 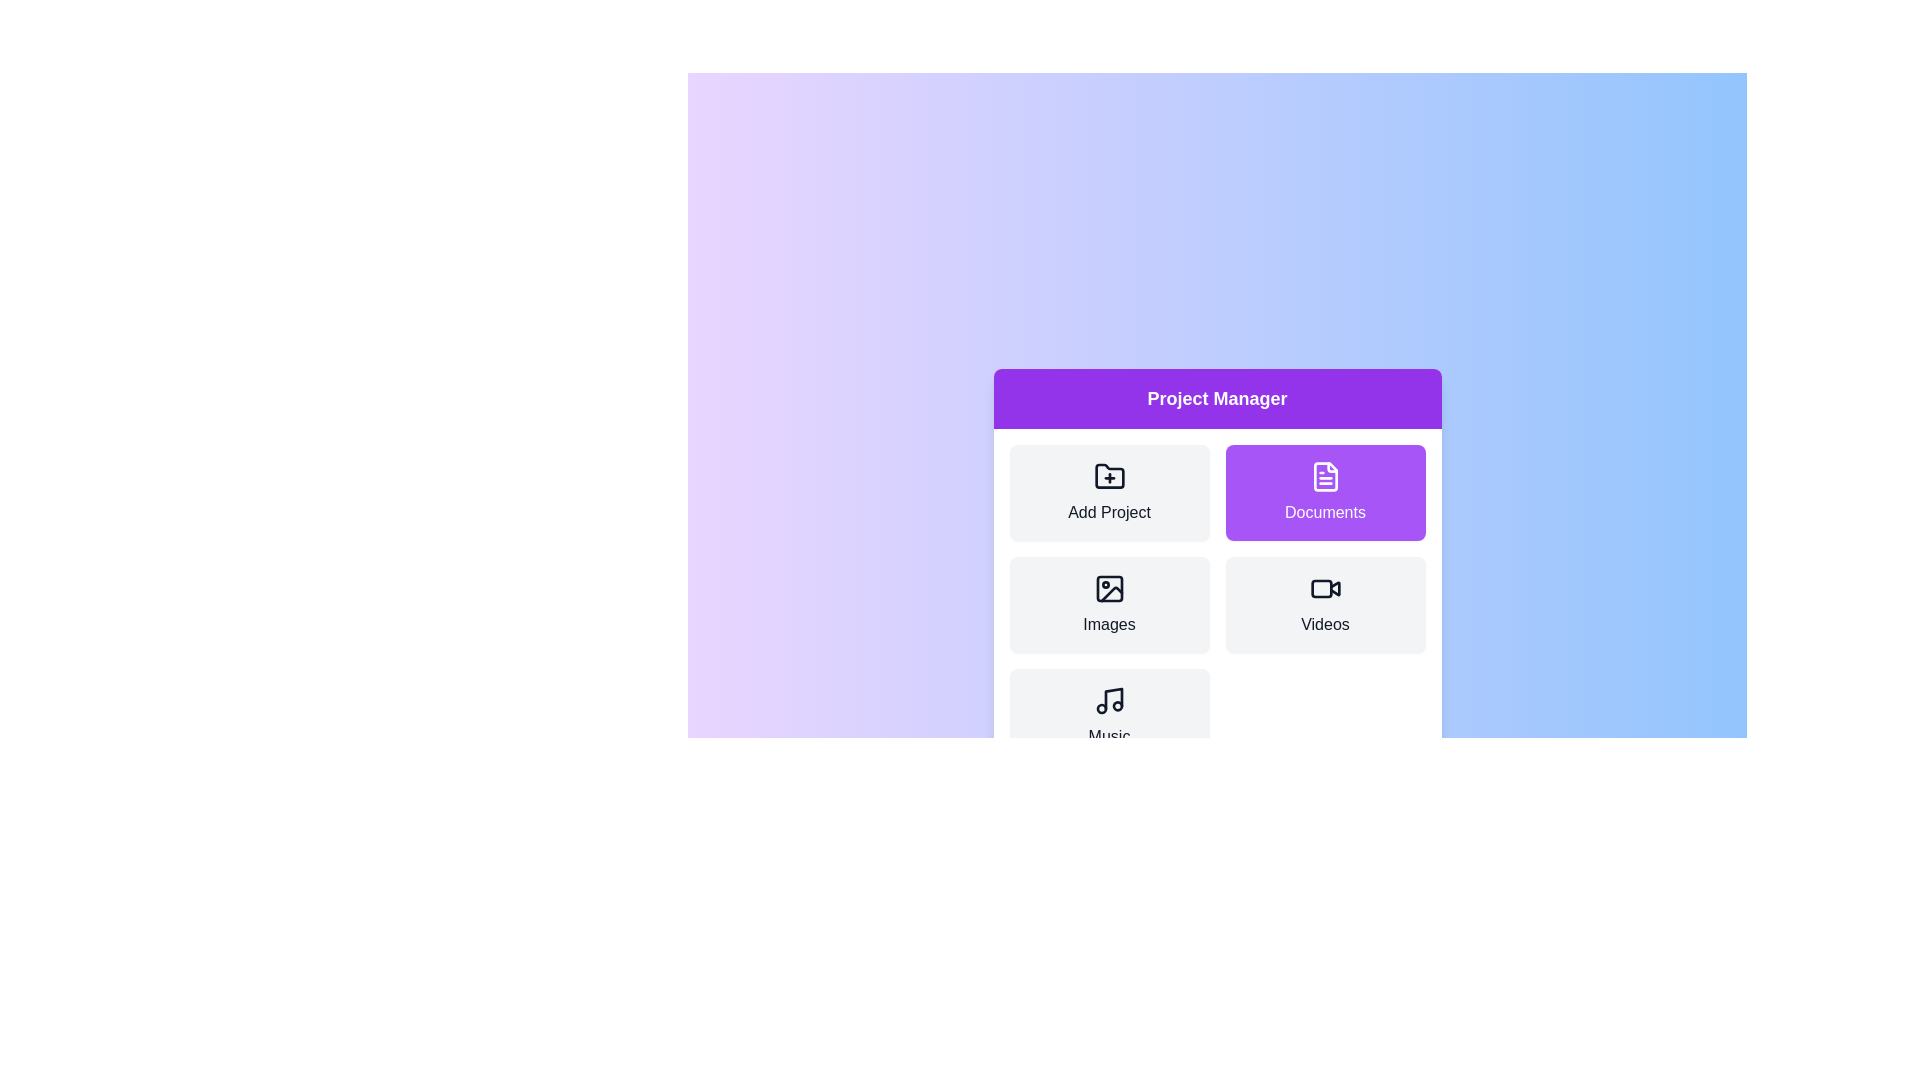 What do you see at coordinates (1325, 493) in the screenshot?
I see `the category Documents to inspect the visual feedback` at bounding box center [1325, 493].